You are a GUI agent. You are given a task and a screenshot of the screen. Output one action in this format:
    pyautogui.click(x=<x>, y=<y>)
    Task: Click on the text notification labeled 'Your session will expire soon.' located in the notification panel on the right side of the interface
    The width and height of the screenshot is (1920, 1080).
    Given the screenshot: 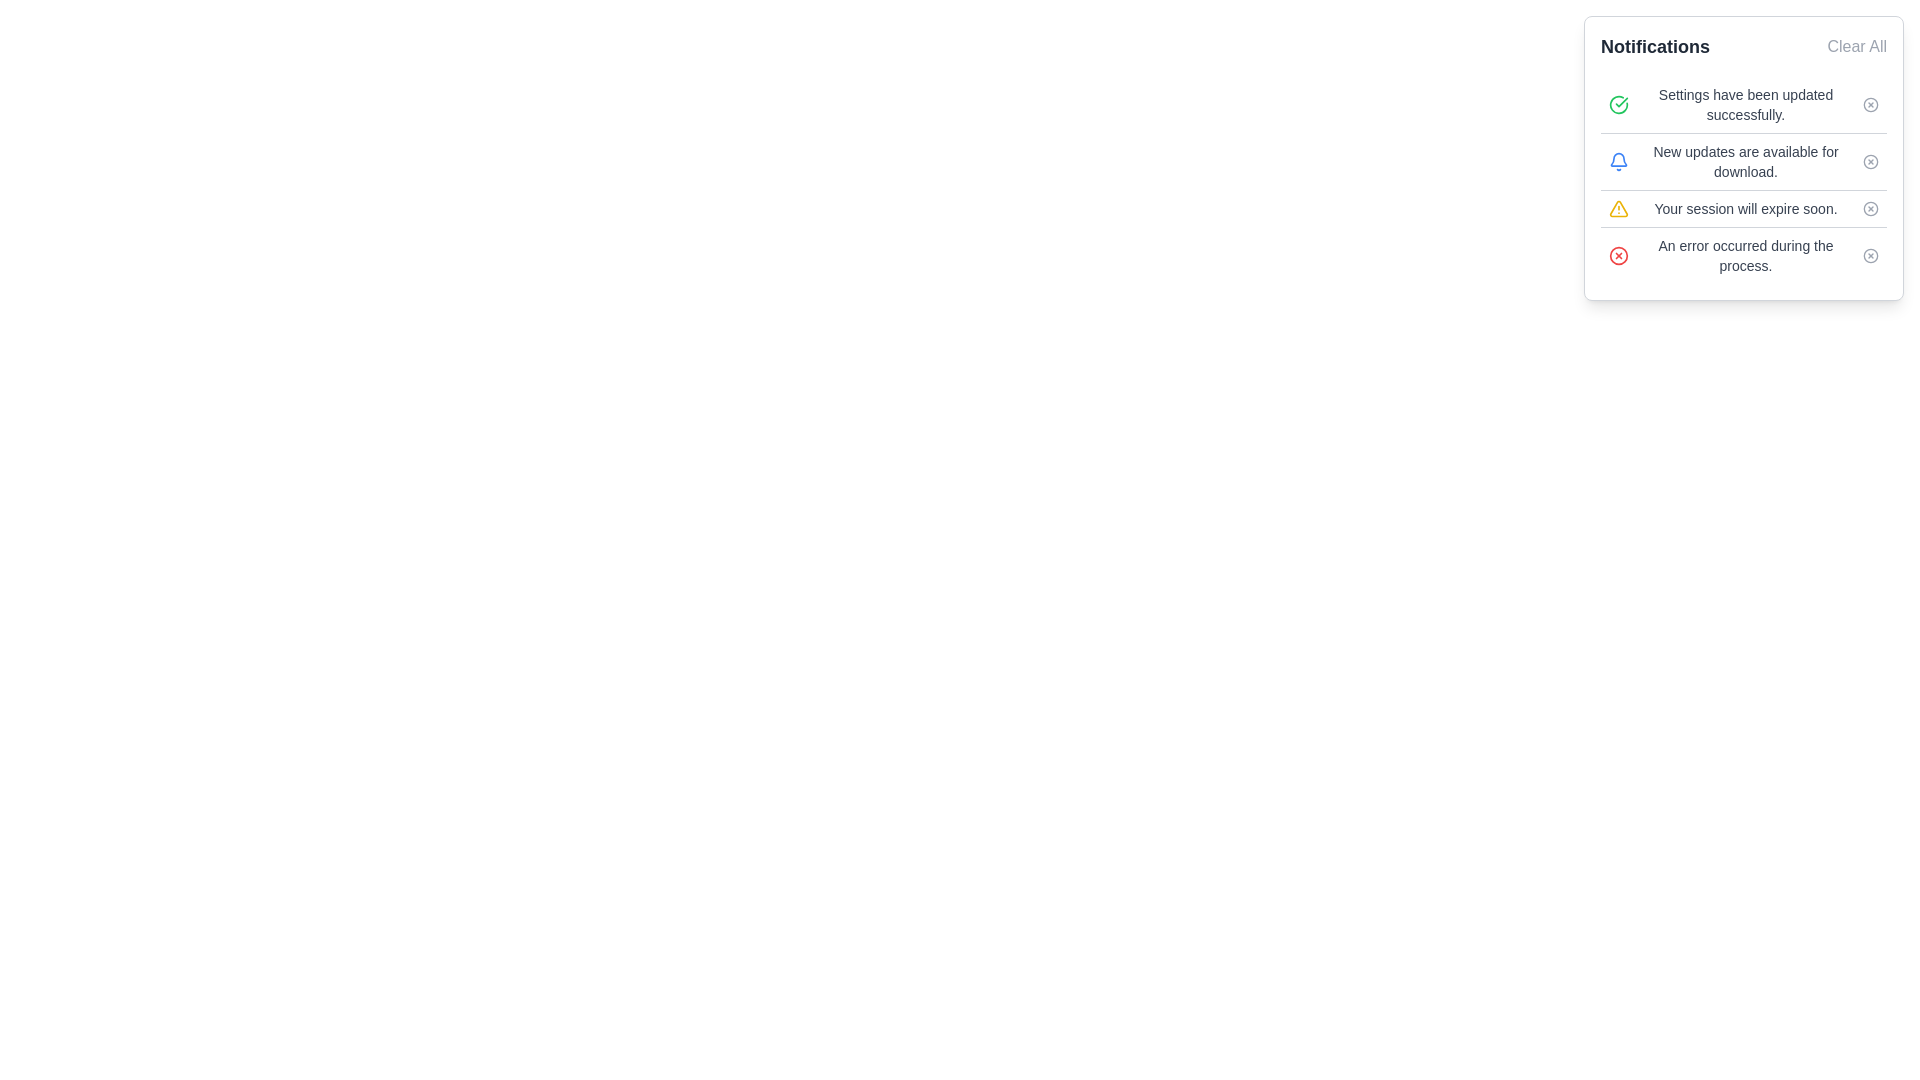 What is the action you would take?
    pyautogui.click(x=1745, y=208)
    